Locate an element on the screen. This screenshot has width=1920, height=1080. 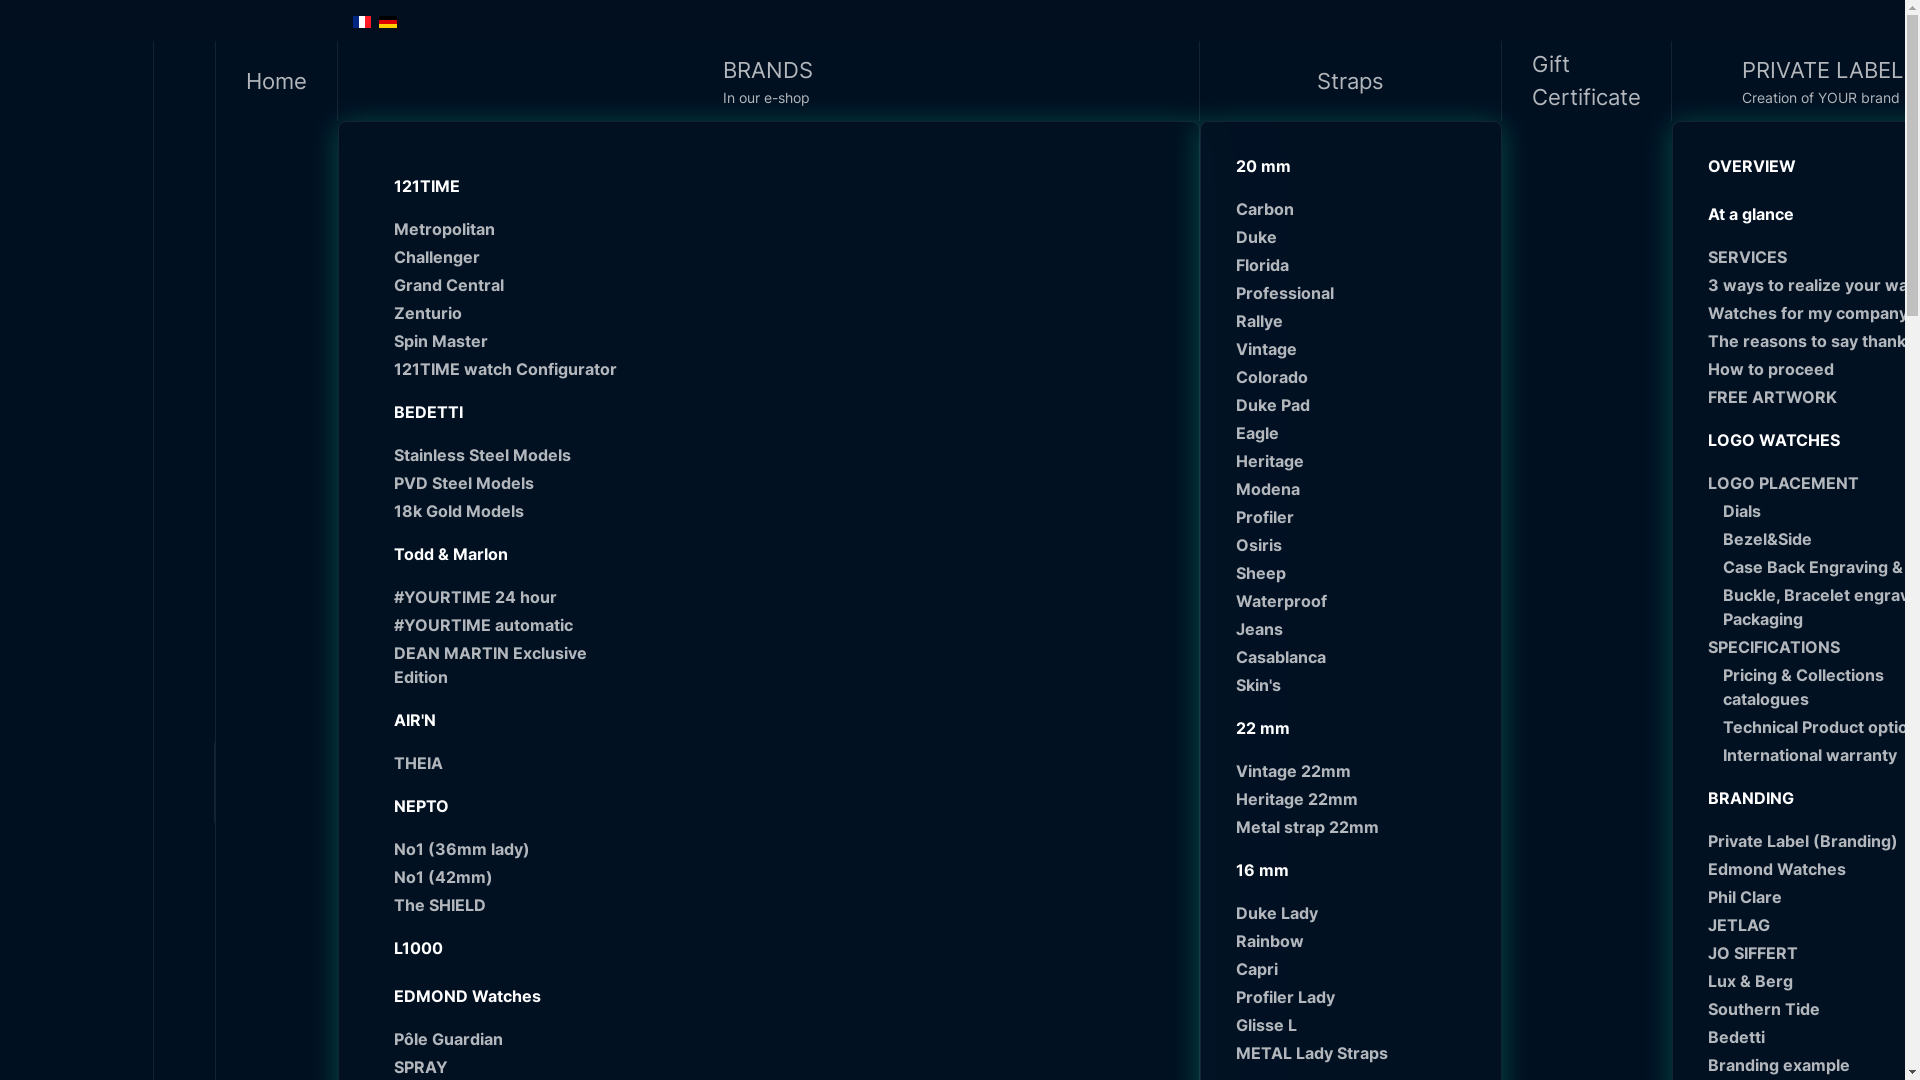
'PVD Steel Models' is located at coordinates (506, 482).